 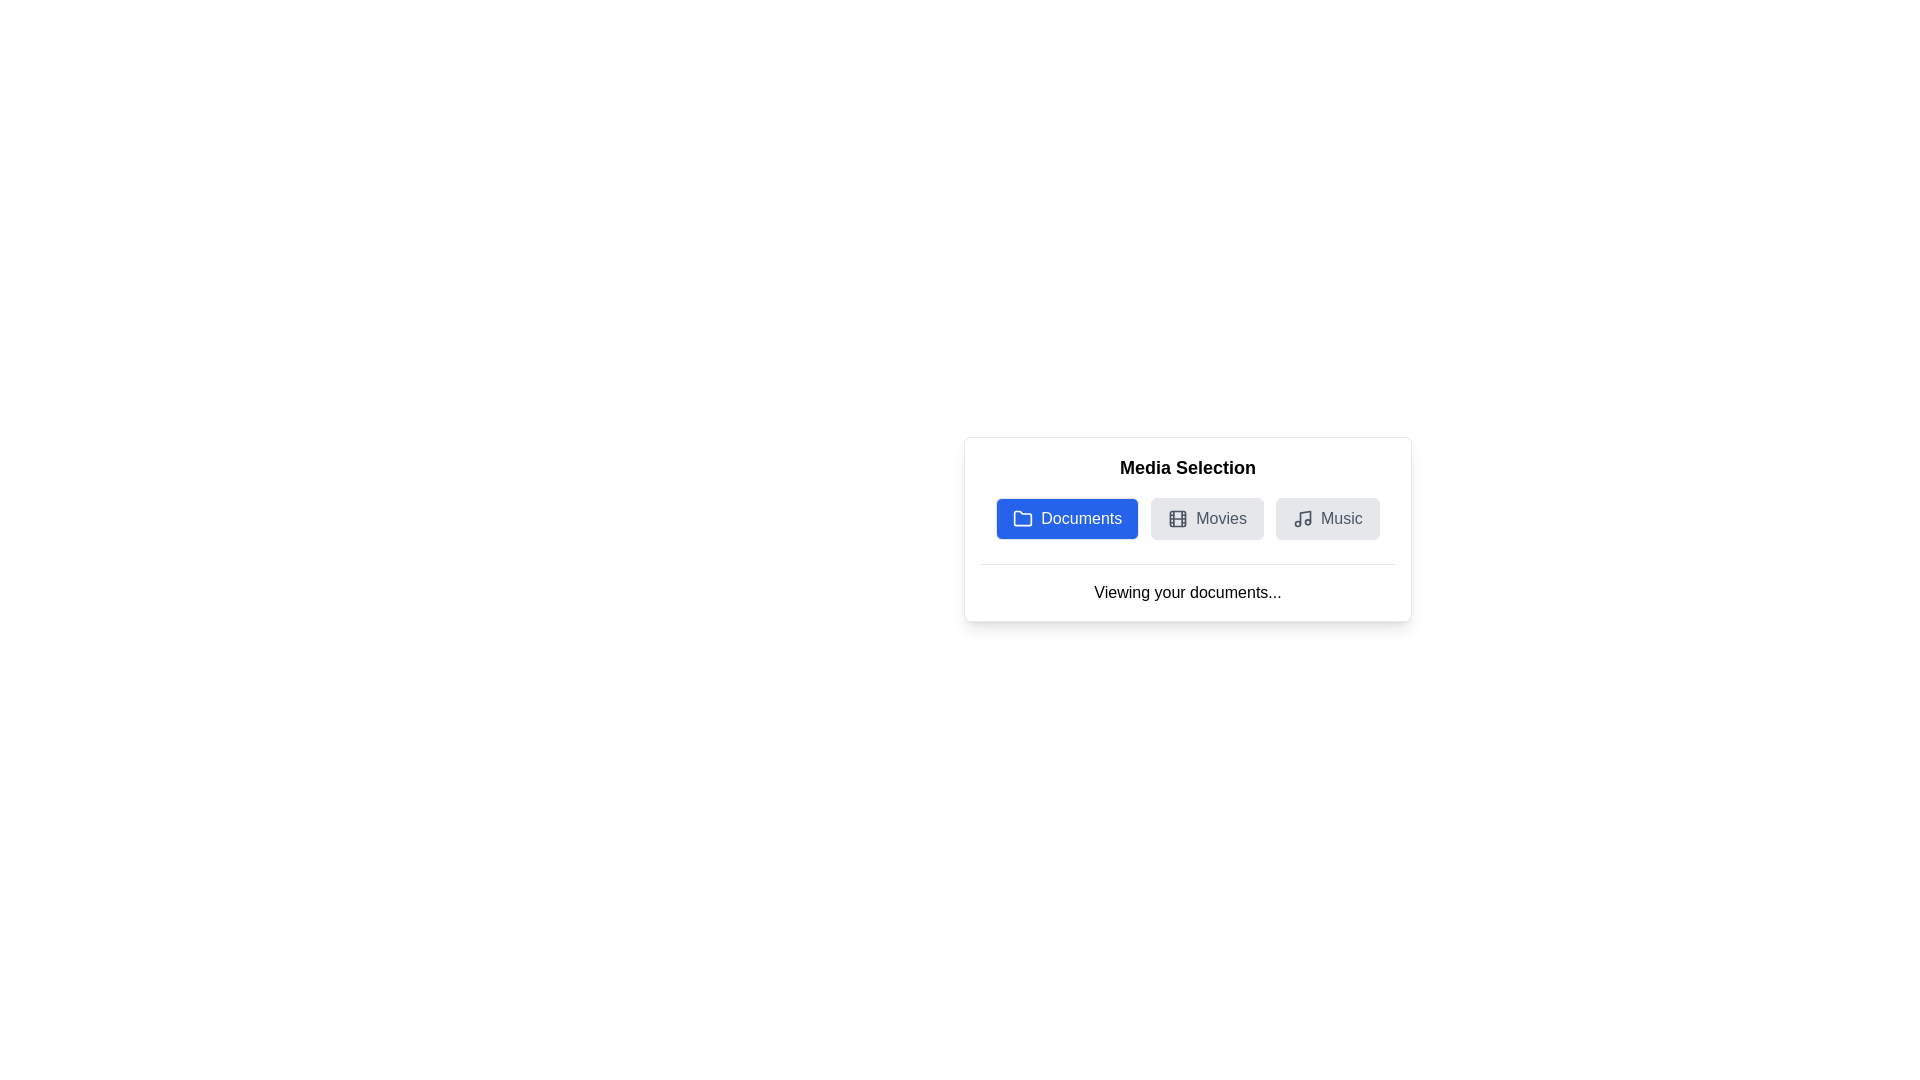 I want to click on displayed information from the media selection interface, which allows switching between 'Documents', 'Movies', and 'Music', so click(x=1188, y=528).